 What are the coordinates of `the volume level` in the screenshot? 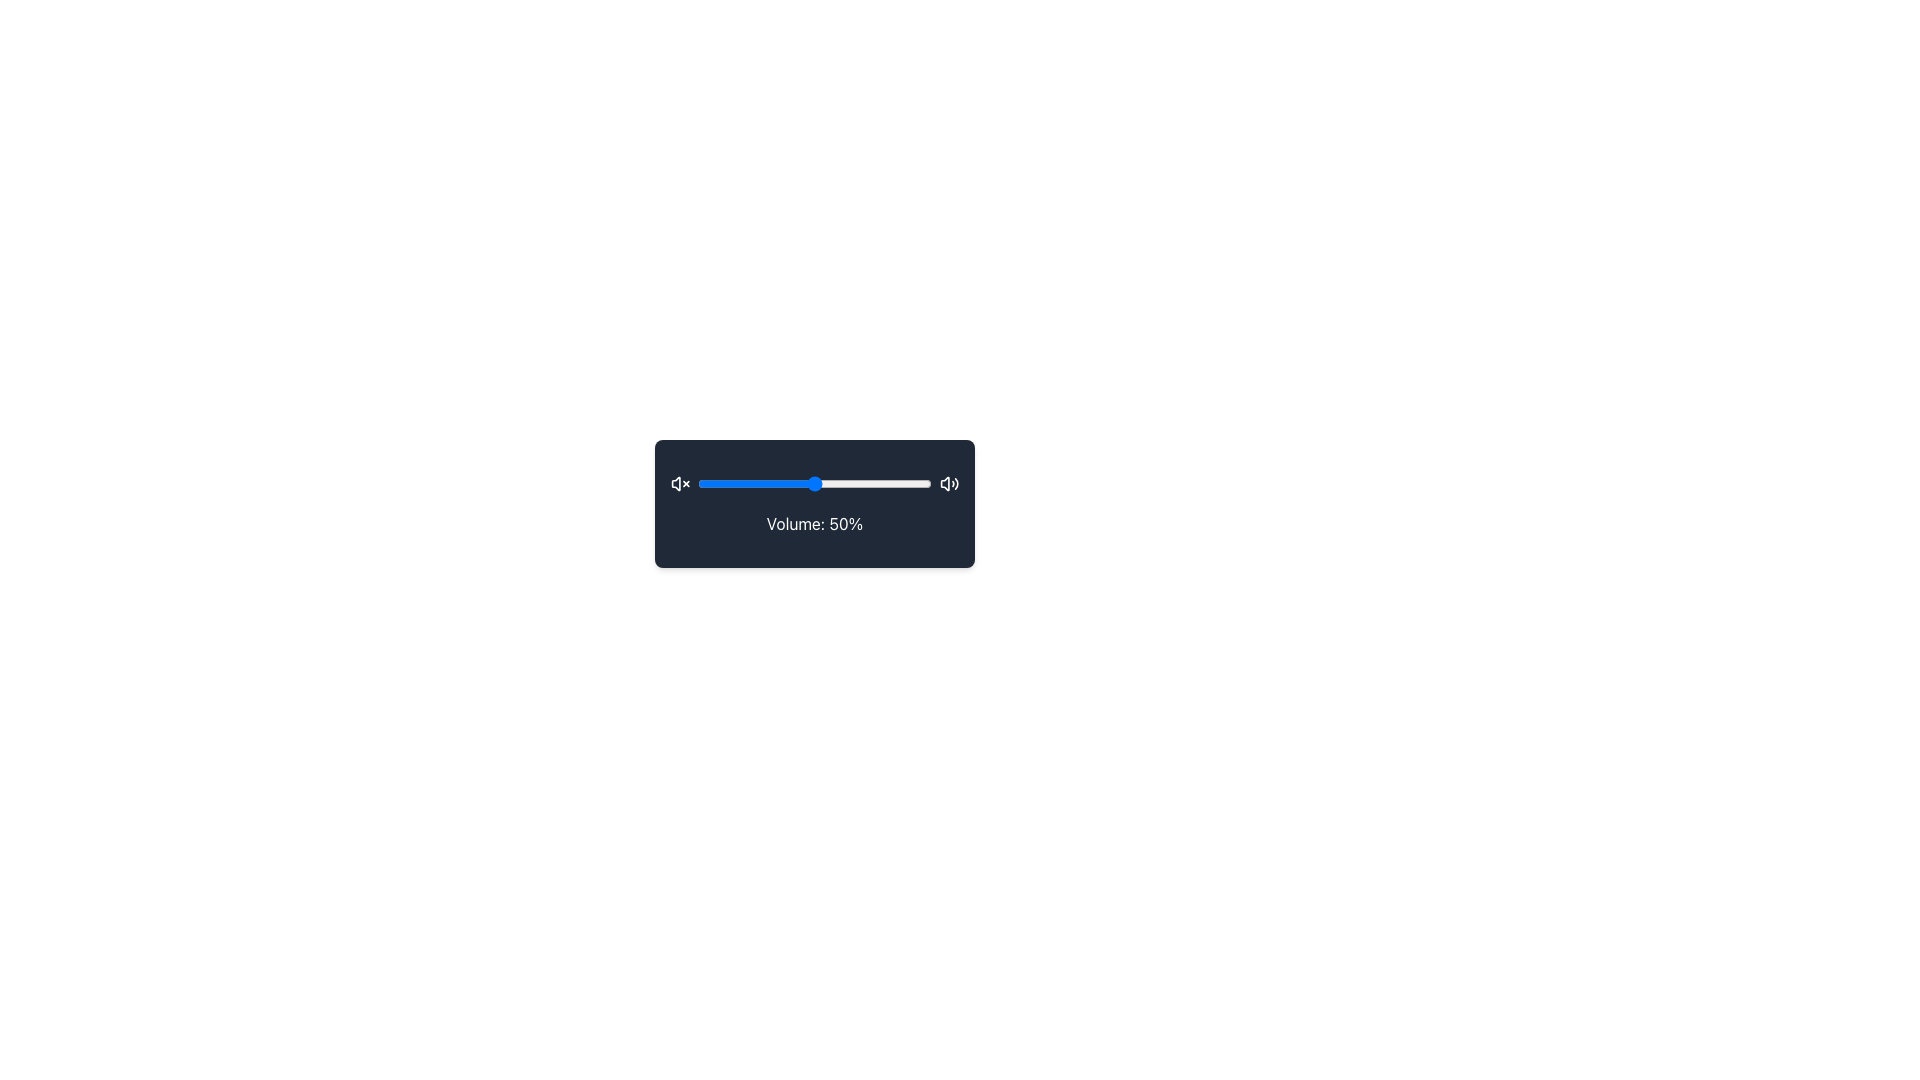 It's located at (790, 483).